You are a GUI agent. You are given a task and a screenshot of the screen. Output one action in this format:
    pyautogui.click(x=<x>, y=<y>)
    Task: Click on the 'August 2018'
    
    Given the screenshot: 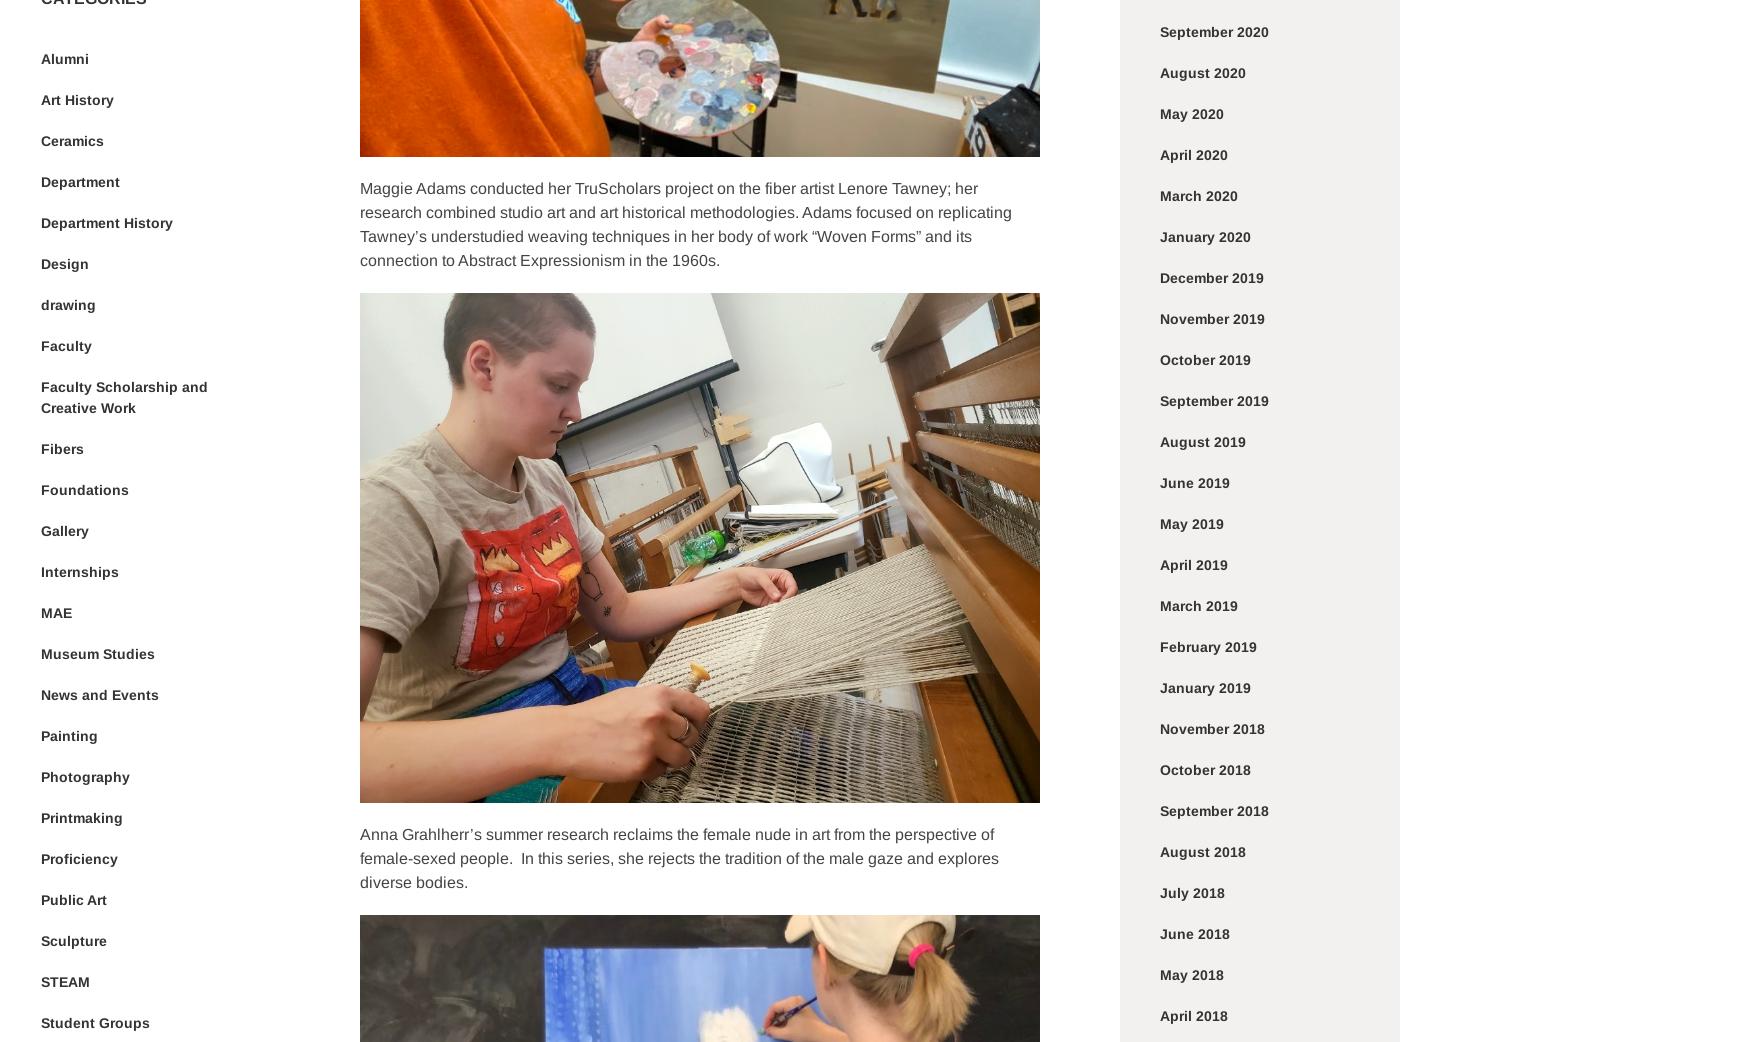 What is the action you would take?
    pyautogui.click(x=1202, y=852)
    